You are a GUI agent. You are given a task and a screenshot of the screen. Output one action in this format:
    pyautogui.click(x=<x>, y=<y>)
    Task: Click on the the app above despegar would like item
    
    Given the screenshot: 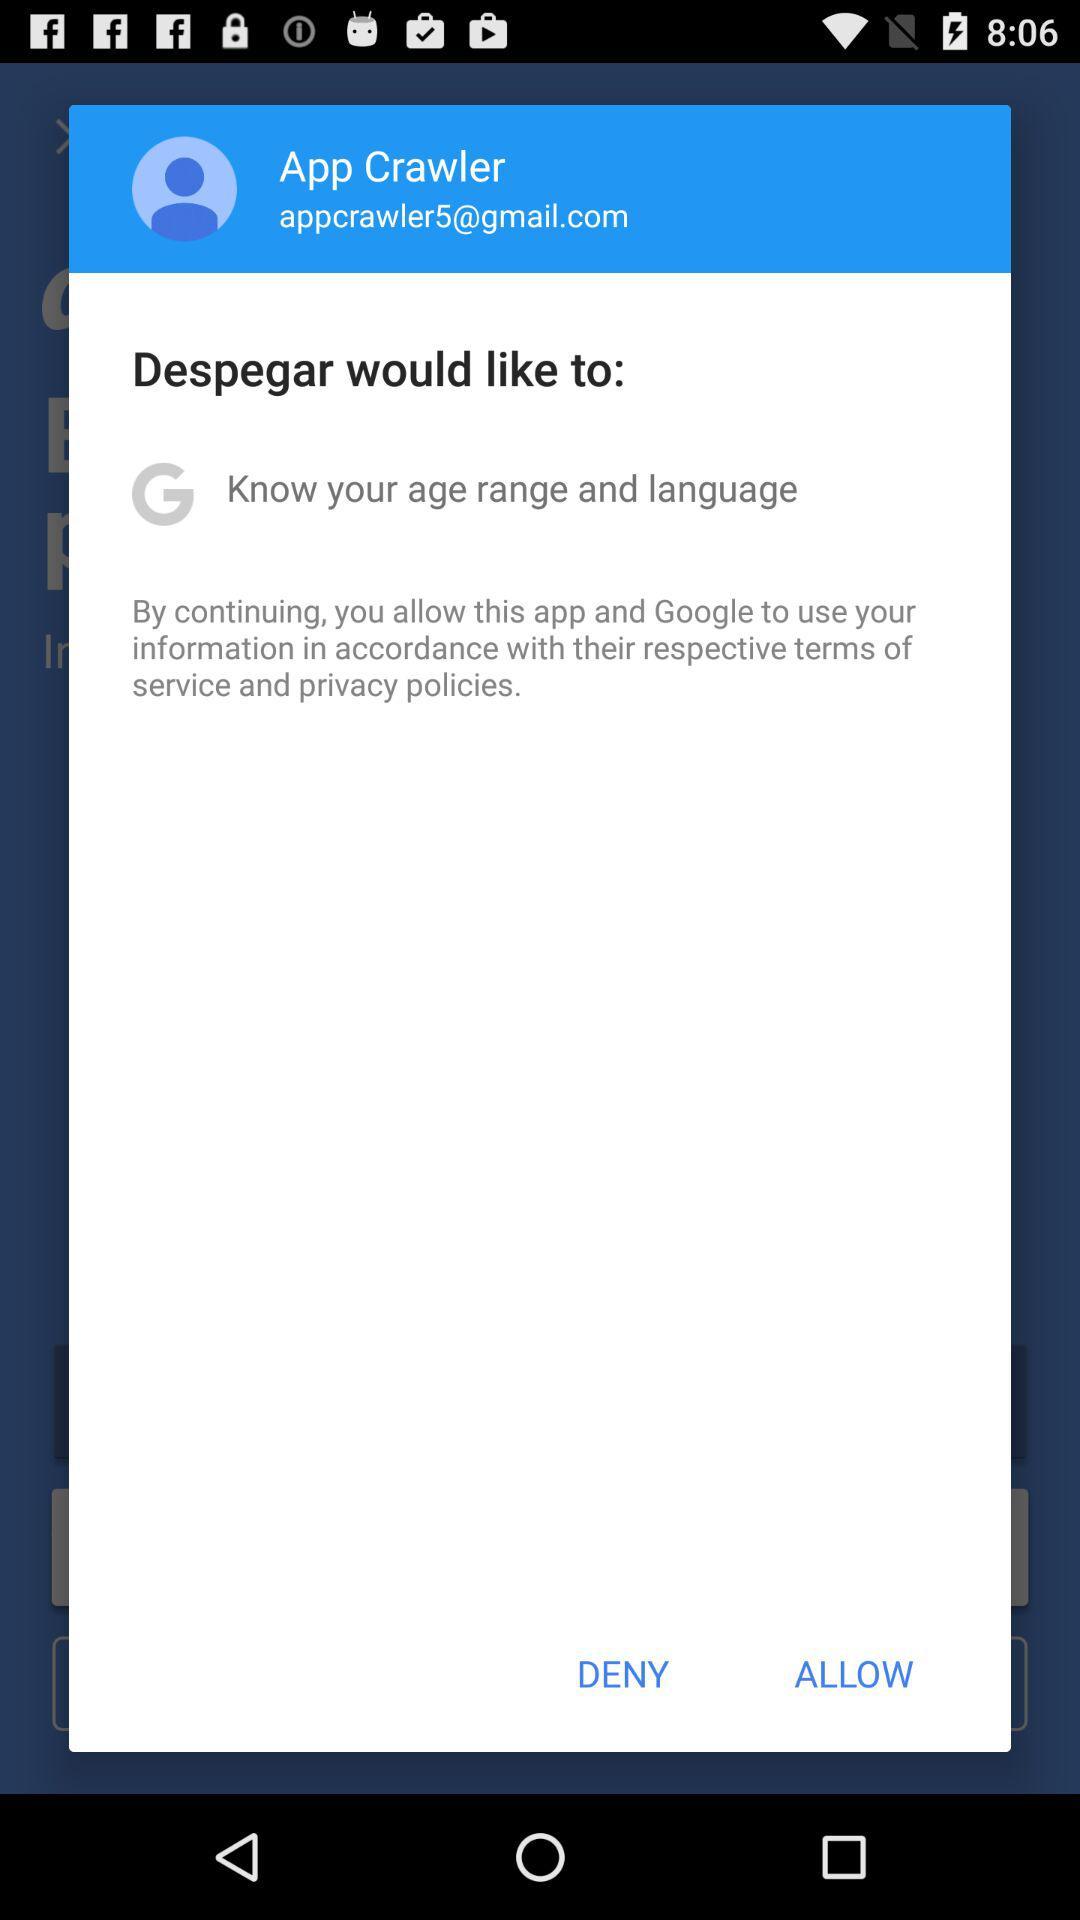 What is the action you would take?
    pyautogui.click(x=184, y=188)
    